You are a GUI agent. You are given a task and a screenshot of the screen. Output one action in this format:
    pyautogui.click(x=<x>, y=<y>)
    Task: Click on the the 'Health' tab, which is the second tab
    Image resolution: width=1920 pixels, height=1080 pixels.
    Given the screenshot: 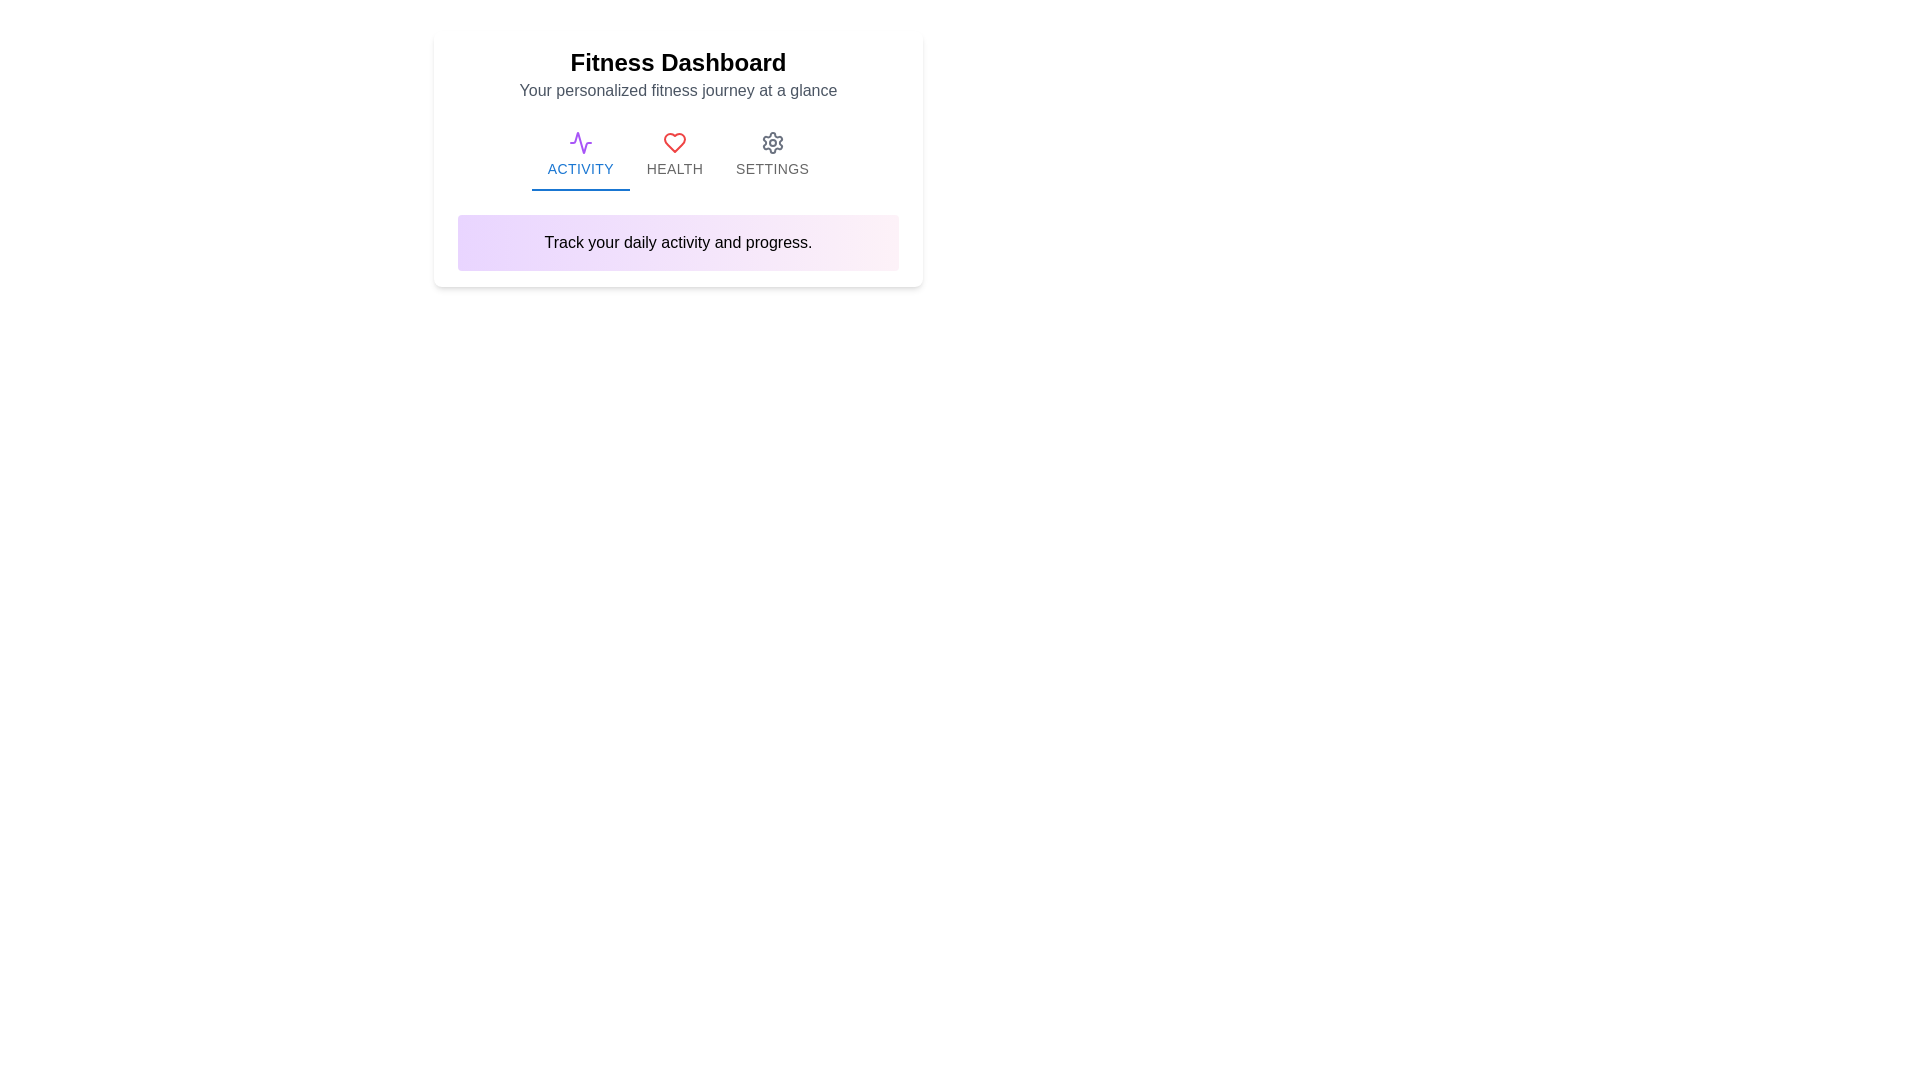 What is the action you would take?
    pyautogui.click(x=675, y=153)
    